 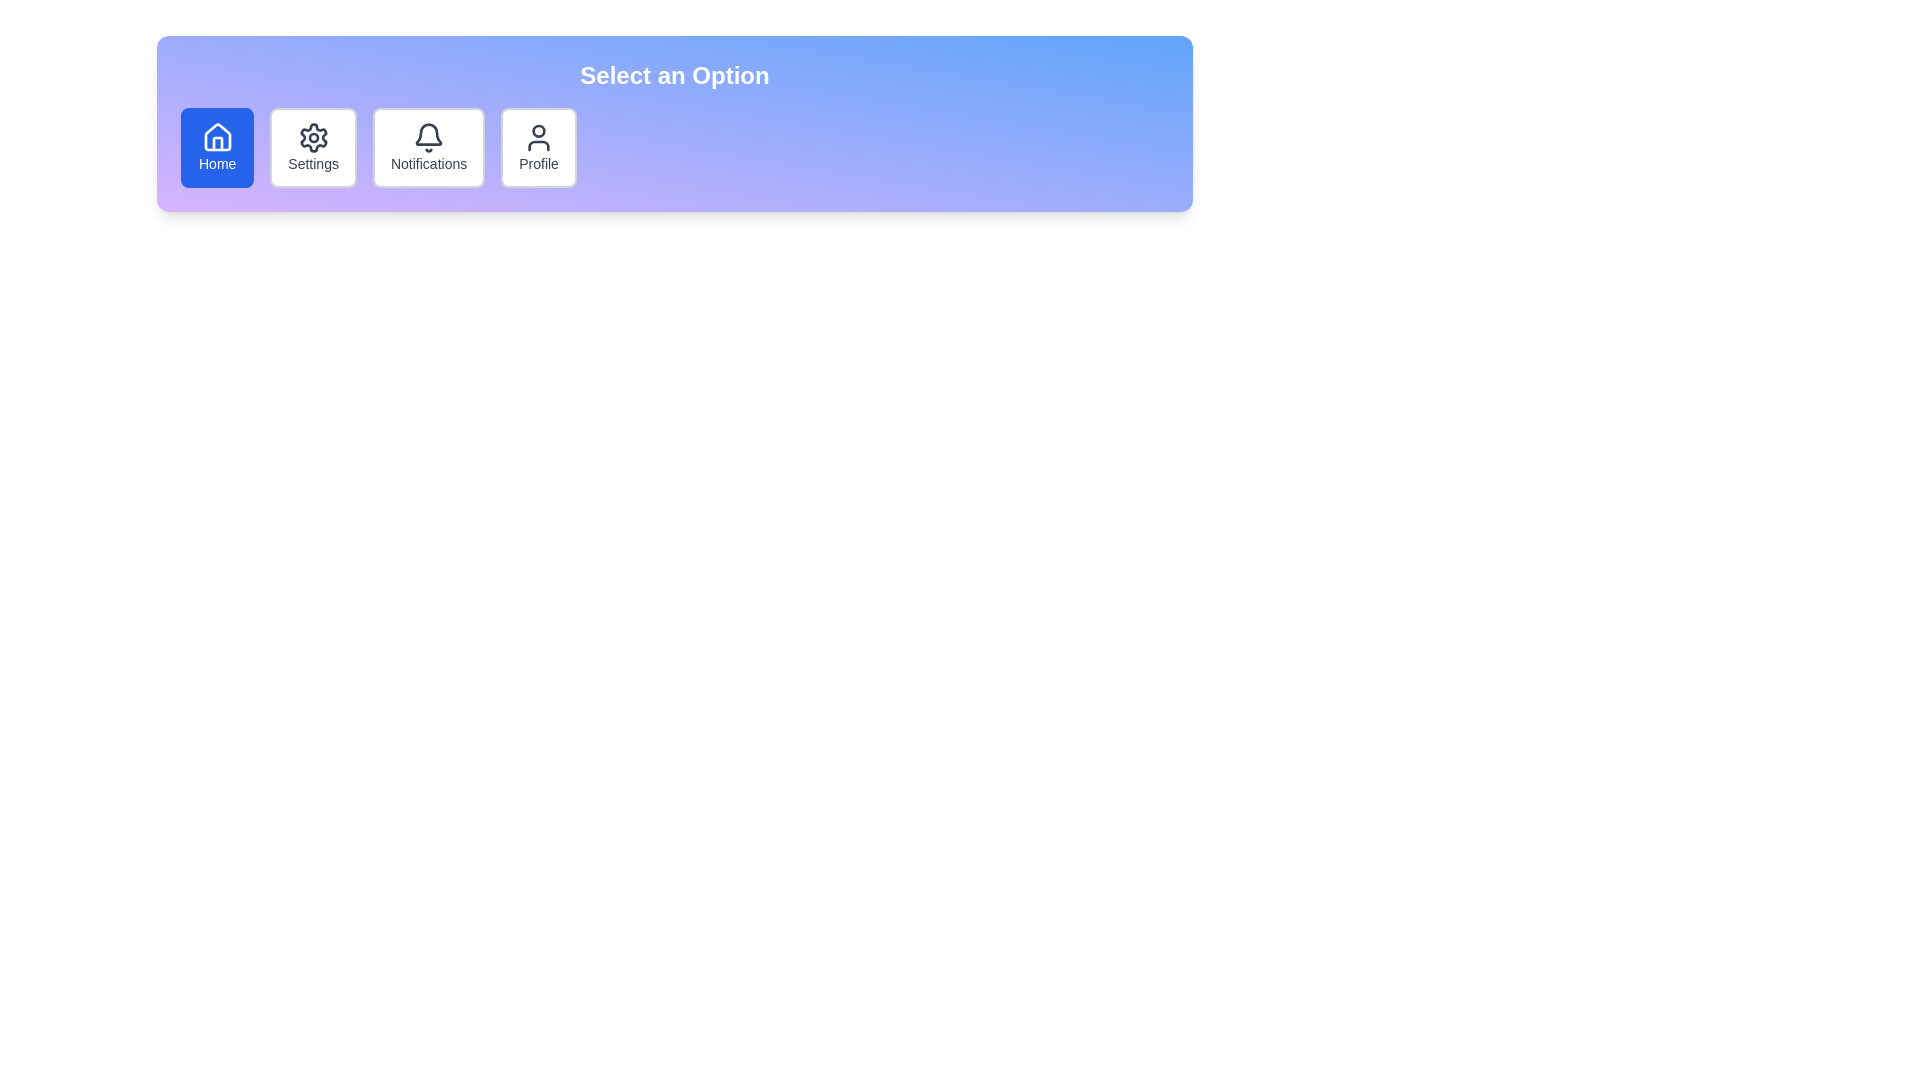 I want to click on the notification icon which is part of the 'Notifications' button in the horizontal navigation bar, so click(x=428, y=137).